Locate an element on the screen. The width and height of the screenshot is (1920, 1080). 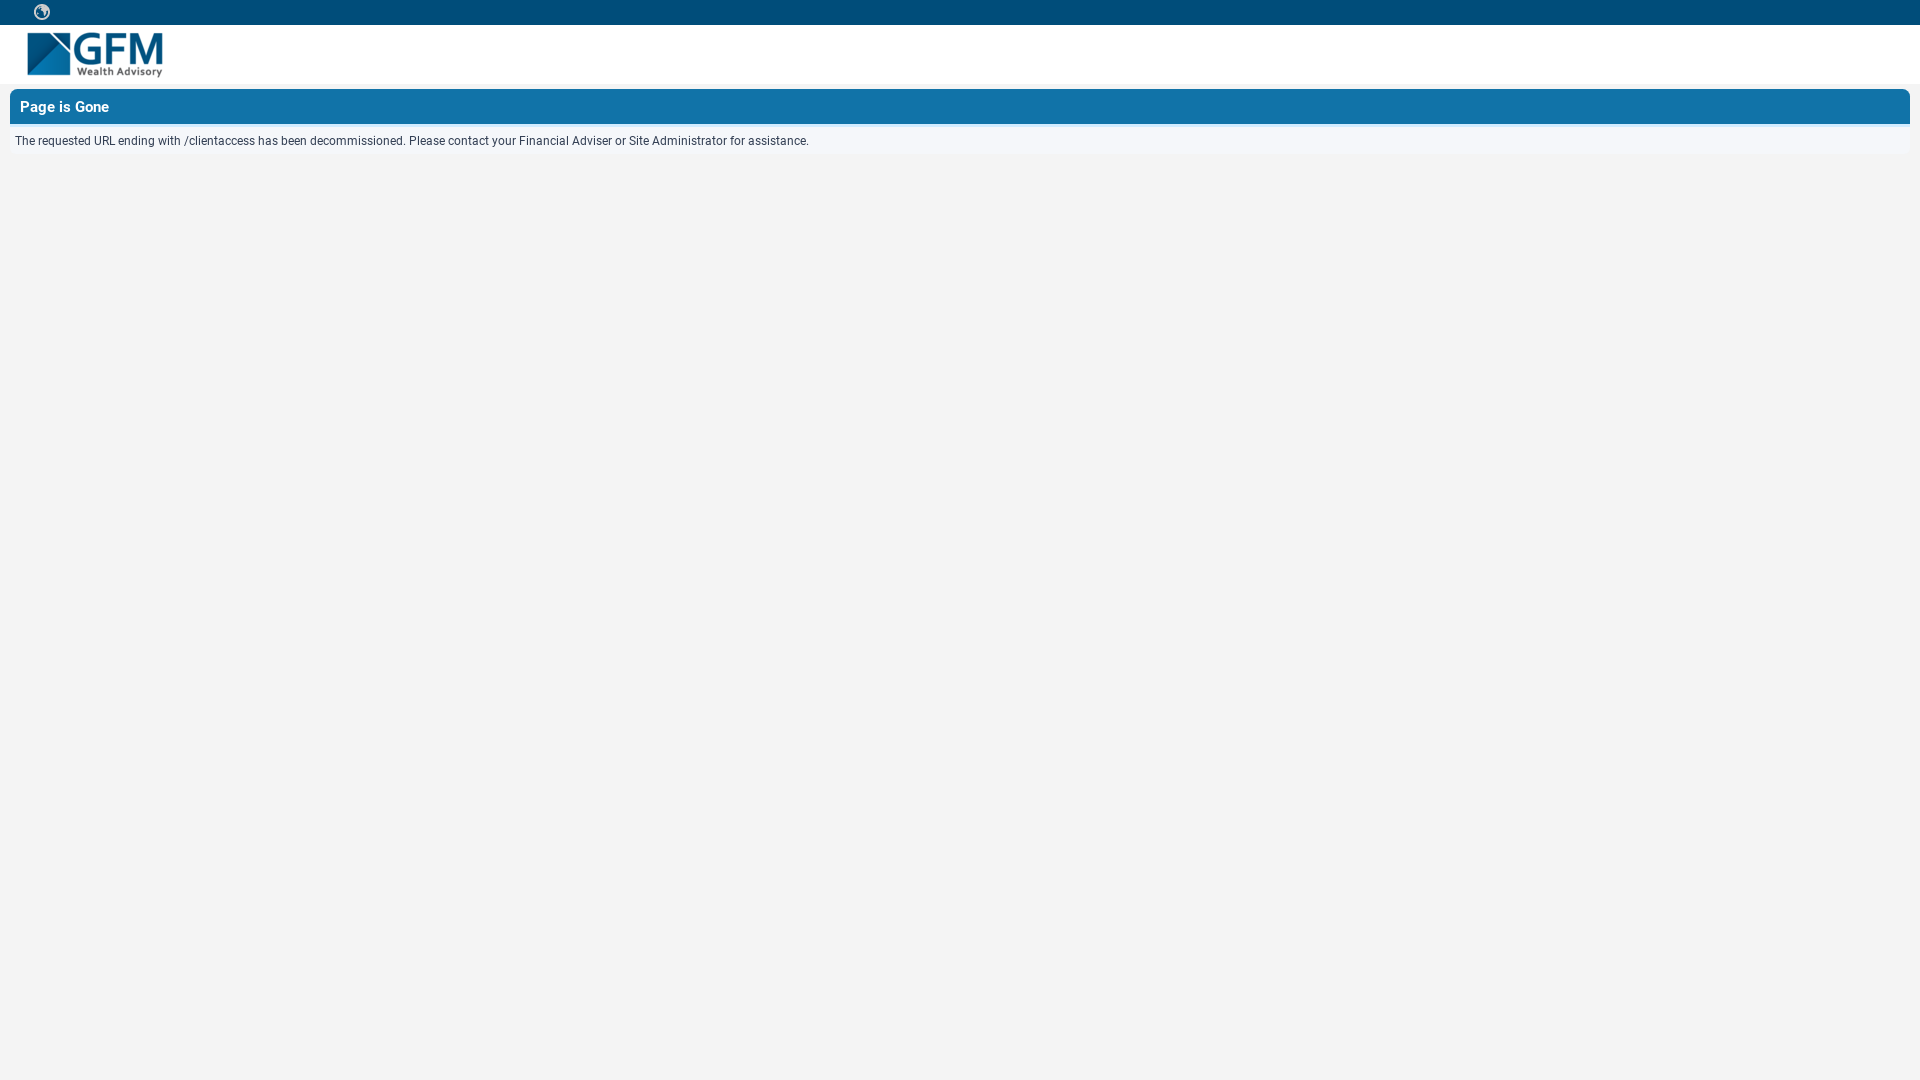
' ' is located at coordinates (41, 11).